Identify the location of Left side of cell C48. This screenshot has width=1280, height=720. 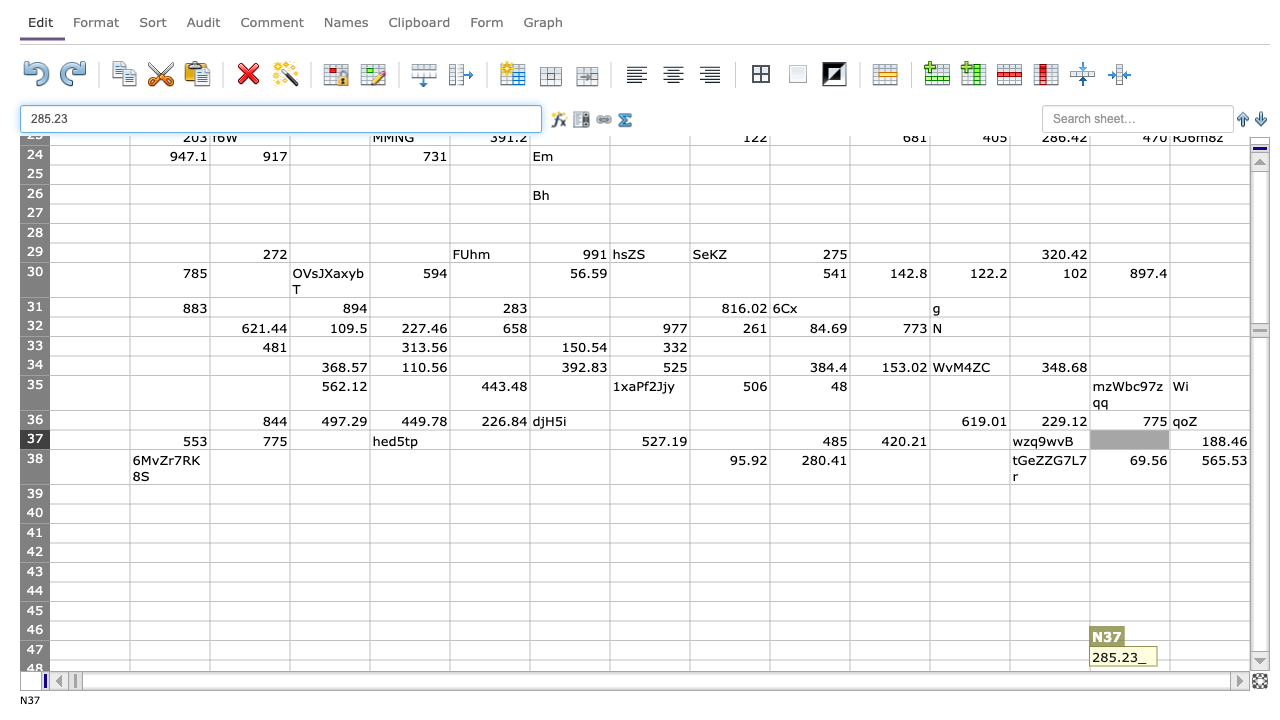
(210, 669).